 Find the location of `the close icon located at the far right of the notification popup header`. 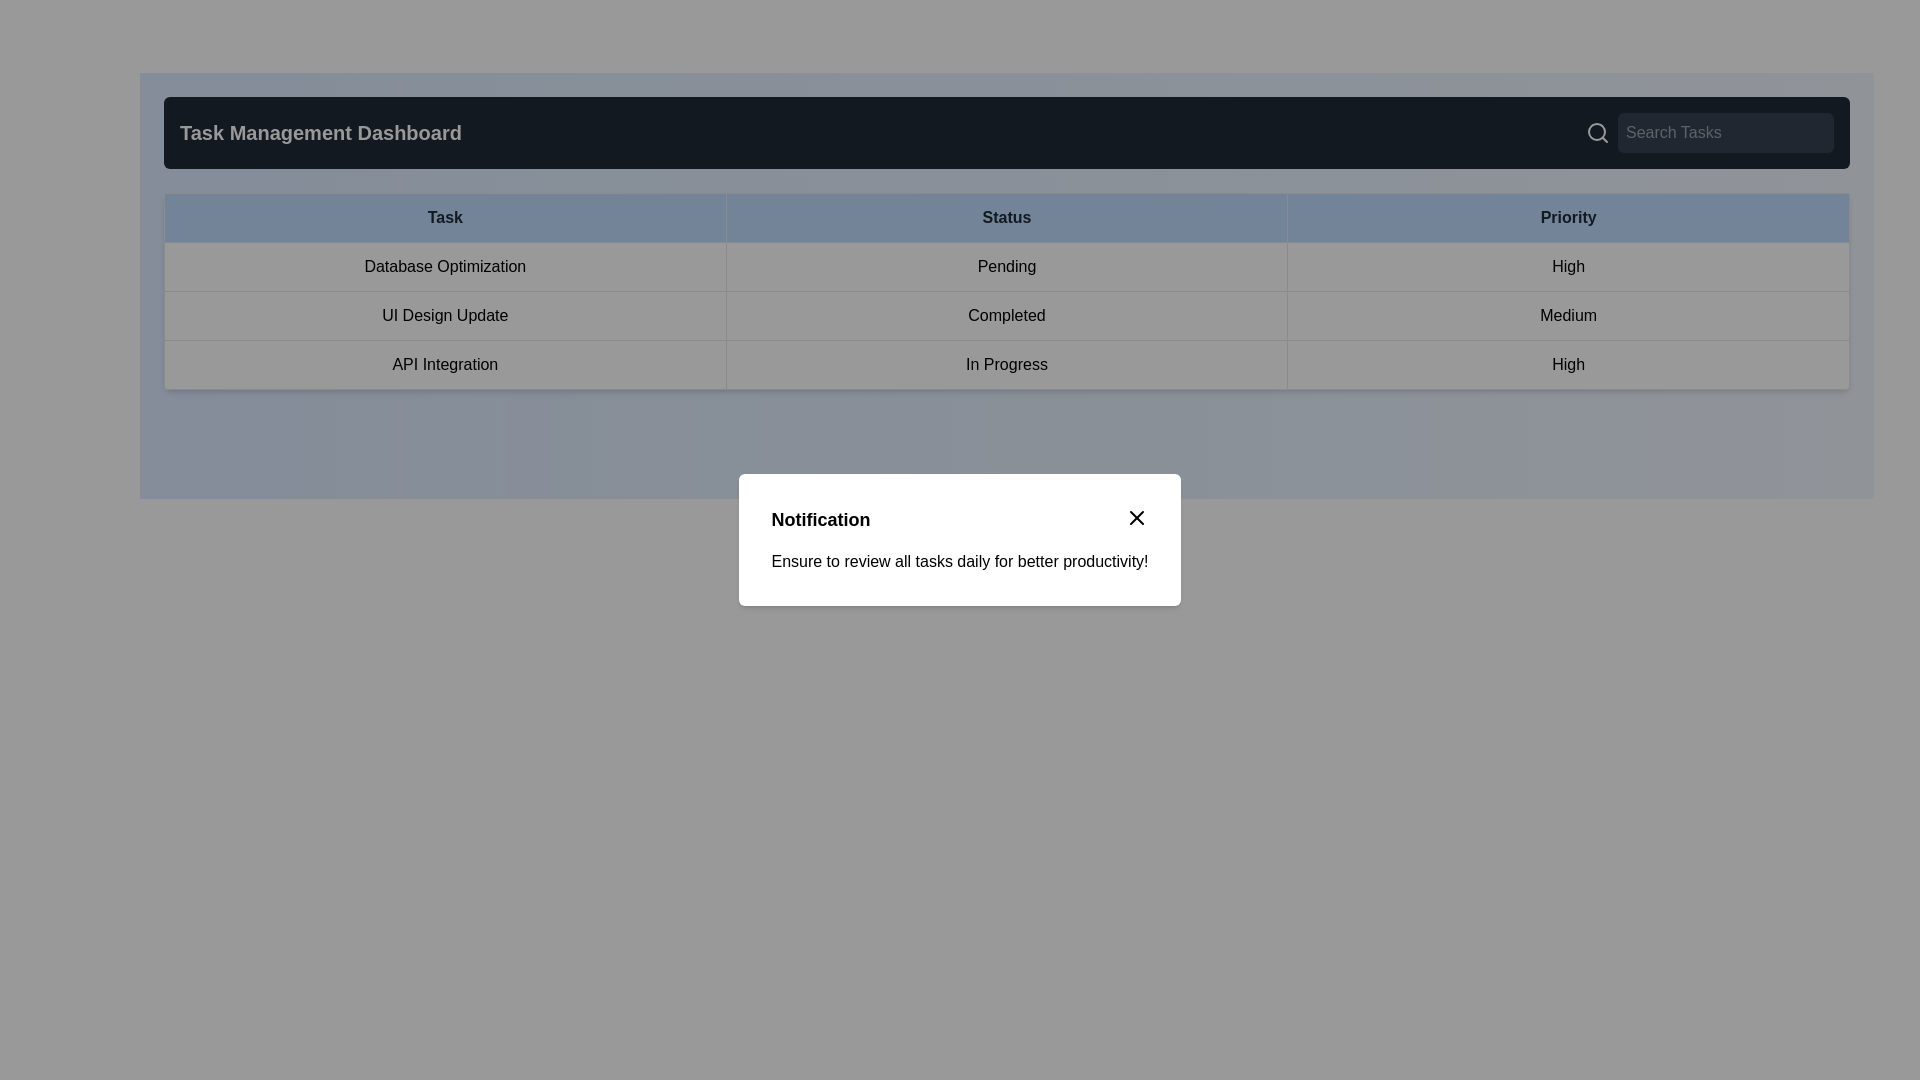

the close icon located at the far right of the notification popup header is located at coordinates (1136, 516).